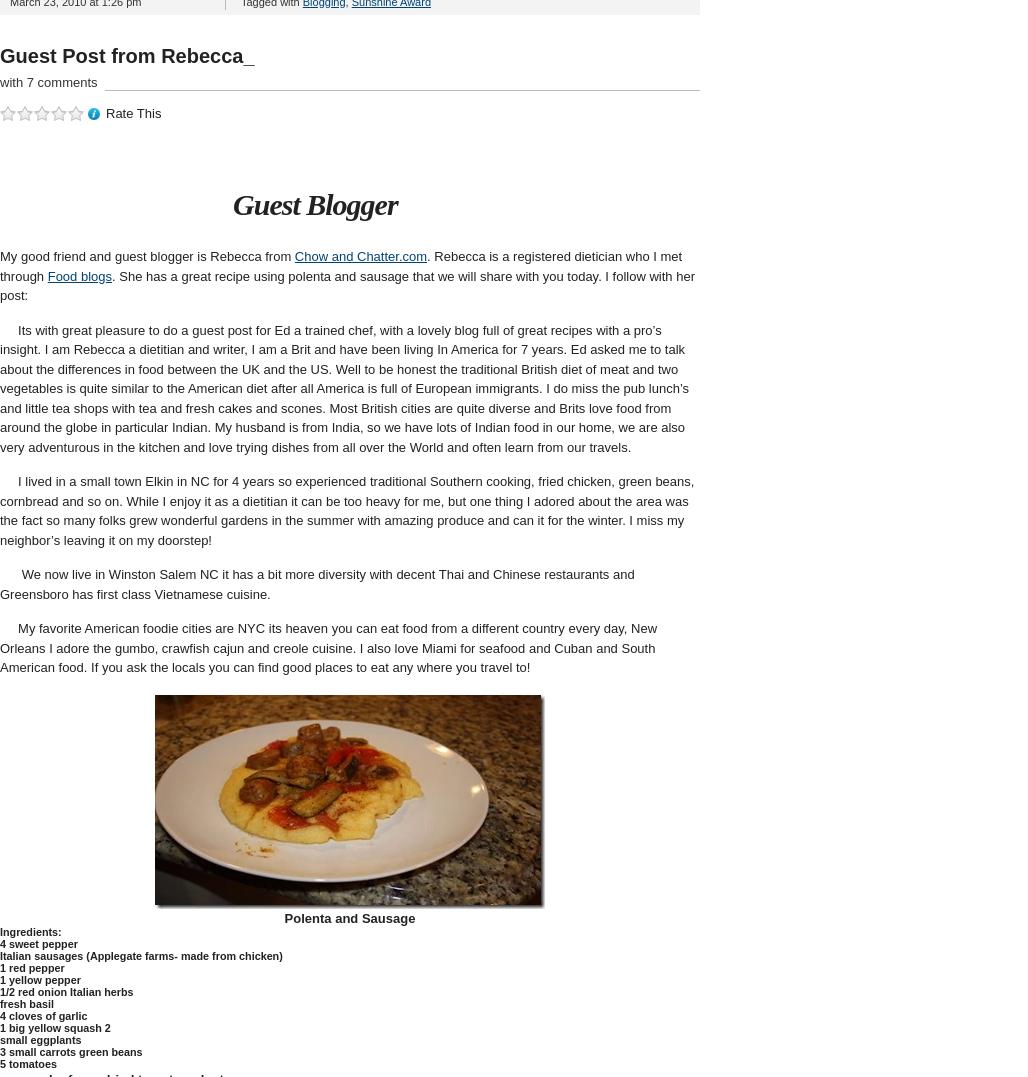 The height and width of the screenshot is (1077, 1028). What do you see at coordinates (43, 1013) in the screenshot?
I see `'4 cloves of garlic'` at bounding box center [43, 1013].